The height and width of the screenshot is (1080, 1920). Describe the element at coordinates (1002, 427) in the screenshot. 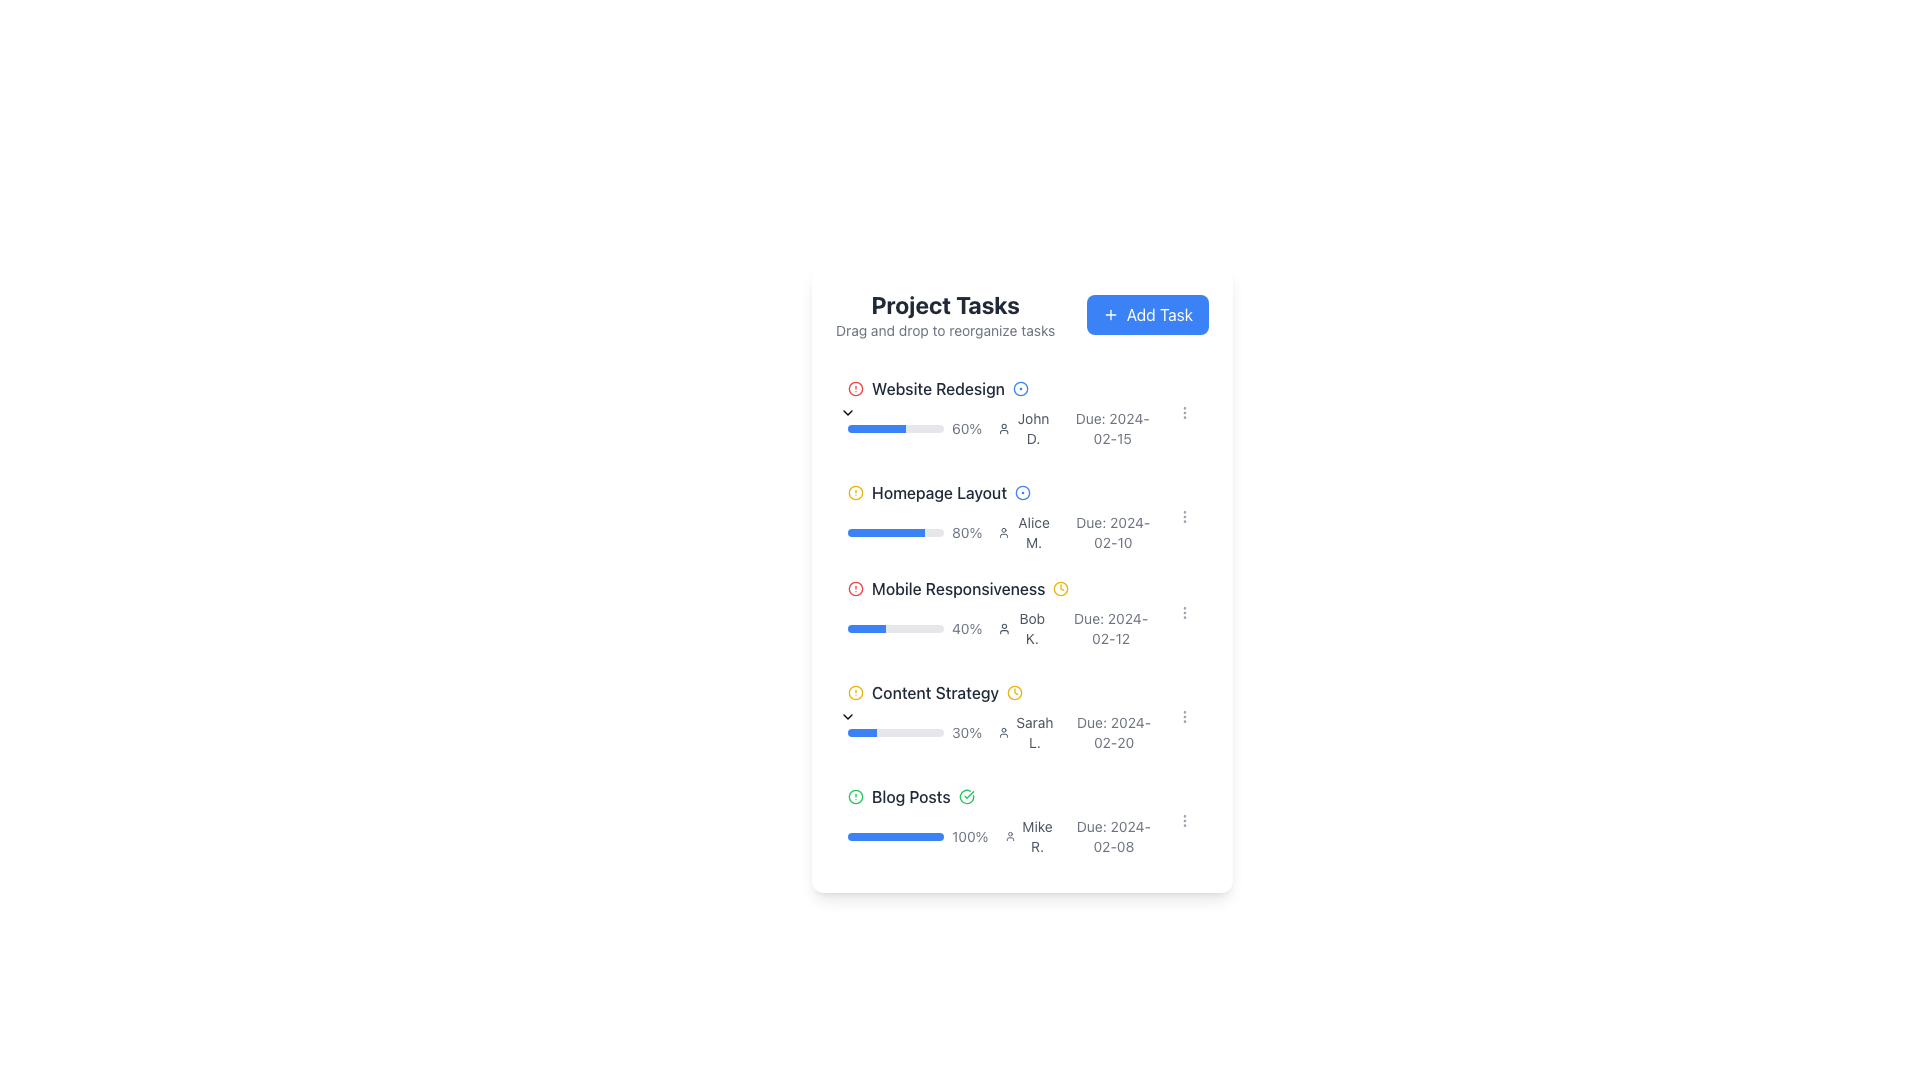

I see `the user avatar in the task progress component for 'Website Redesign', which includes a progress bar, text label, and icon, located in the lower part of the task block` at that location.